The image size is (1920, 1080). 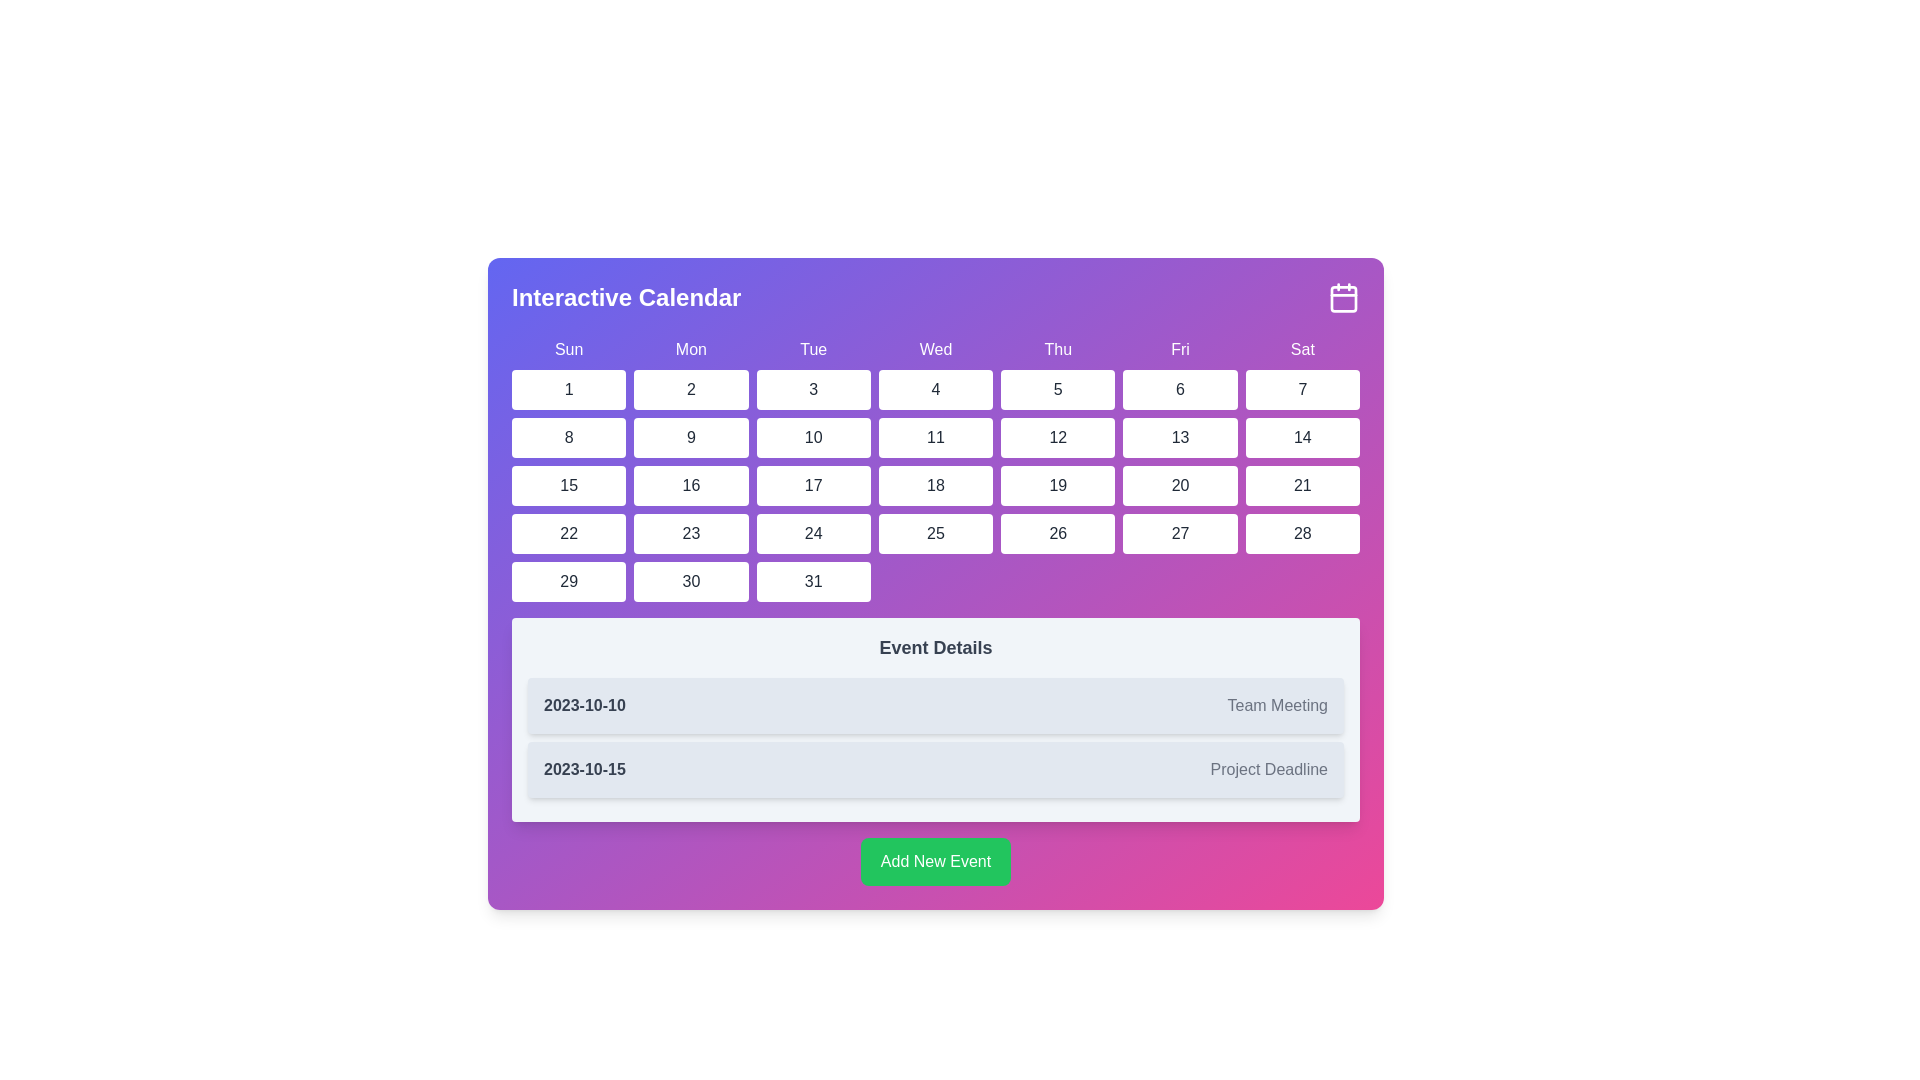 What do you see at coordinates (1344, 299) in the screenshot?
I see `rounded rectangle element inside the calendar icon located at the top-right corner of the interface for information` at bounding box center [1344, 299].